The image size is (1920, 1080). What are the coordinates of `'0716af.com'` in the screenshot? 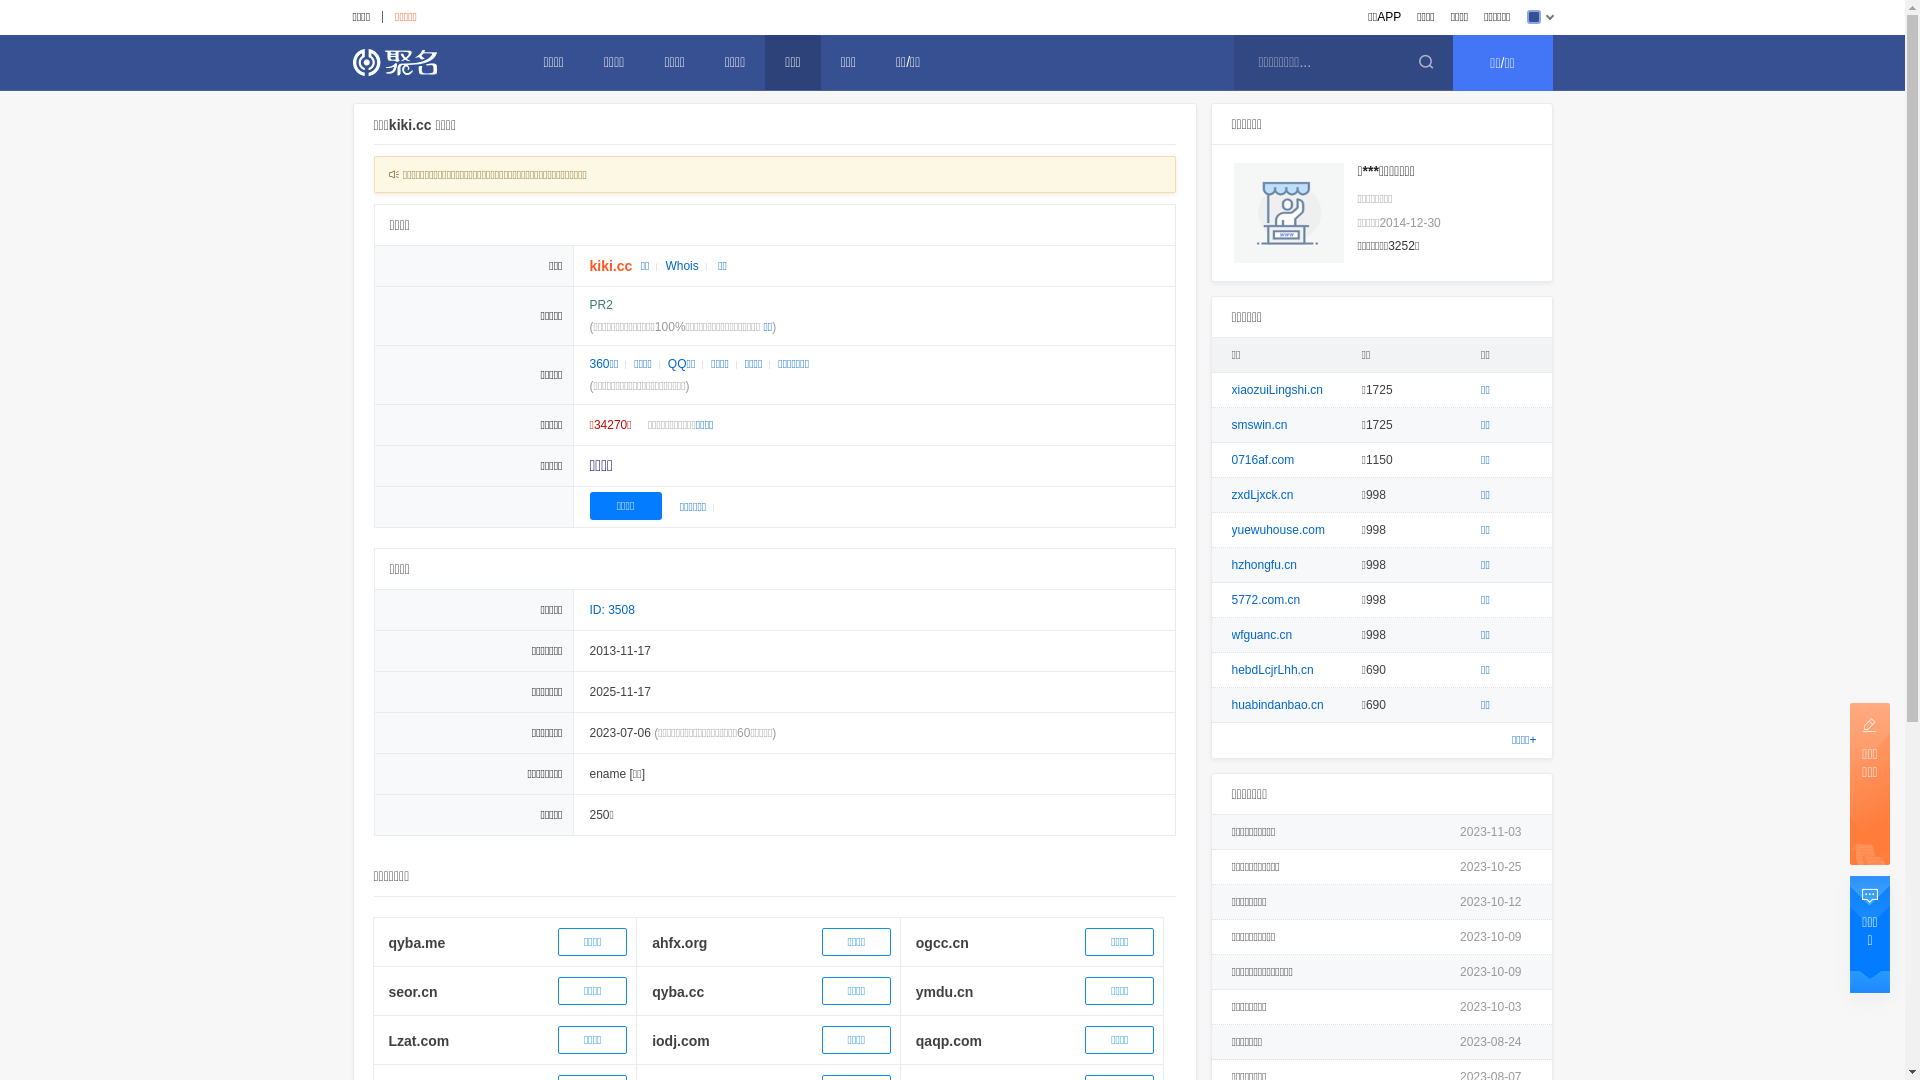 It's located at (1262, 459).